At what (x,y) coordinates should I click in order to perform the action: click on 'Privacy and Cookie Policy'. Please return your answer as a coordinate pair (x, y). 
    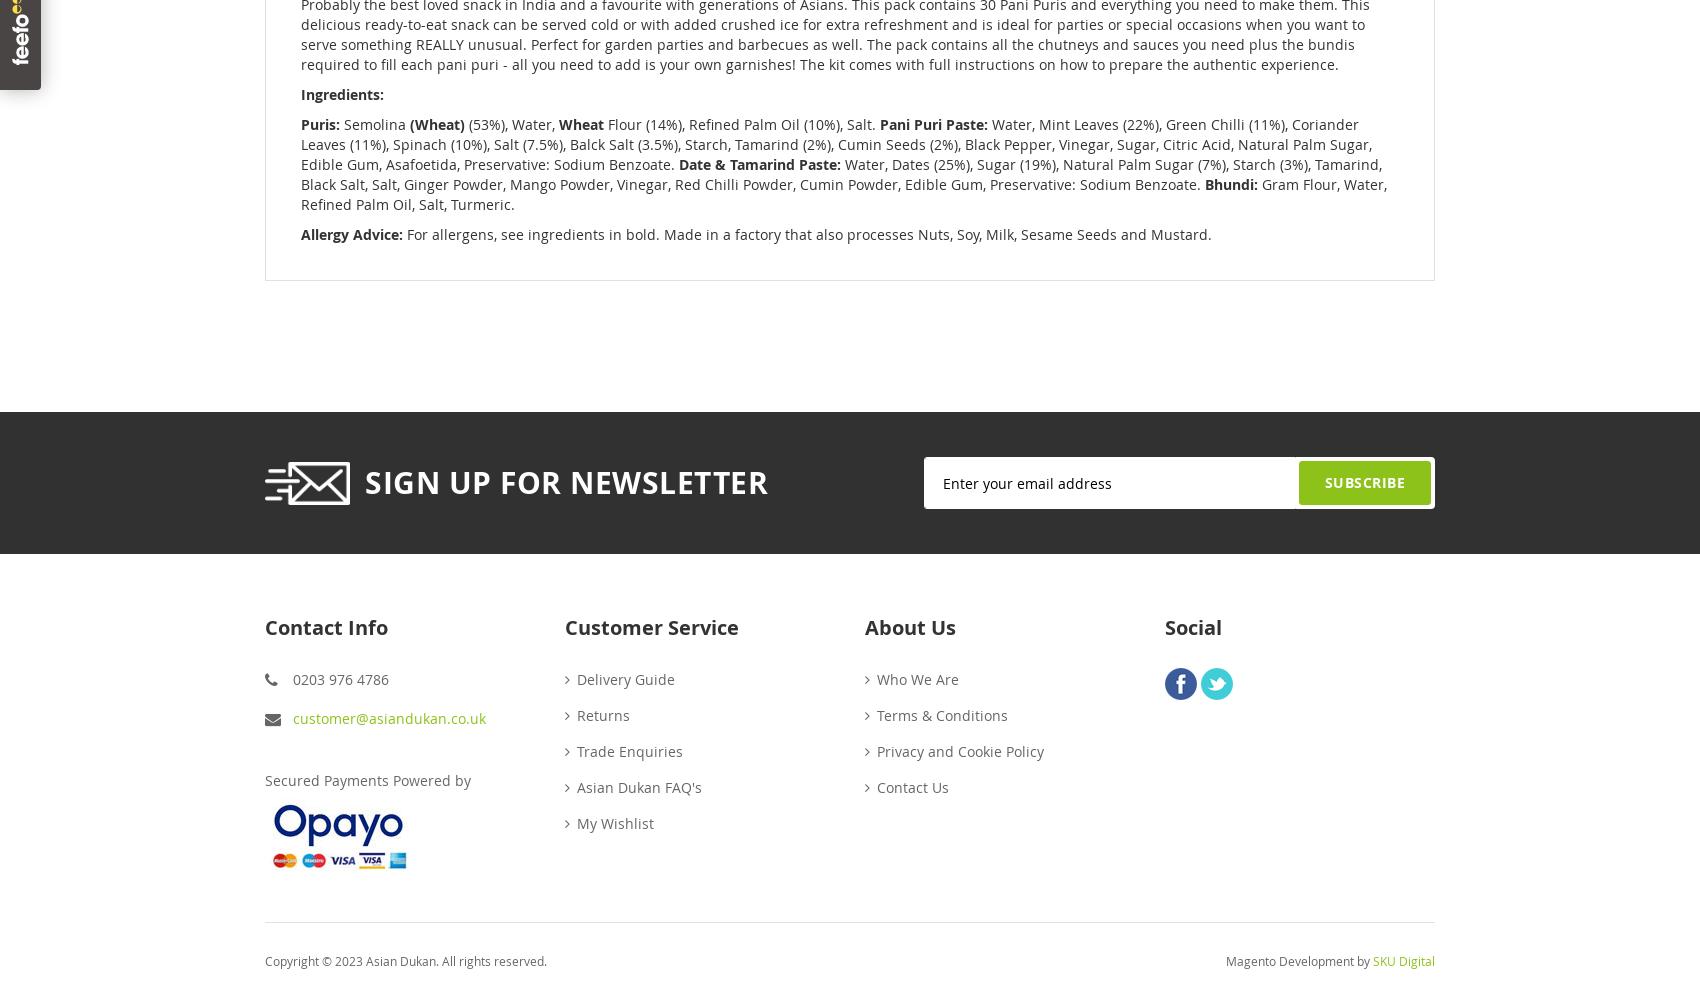
    Looking at the image, I should click on (959, 750).